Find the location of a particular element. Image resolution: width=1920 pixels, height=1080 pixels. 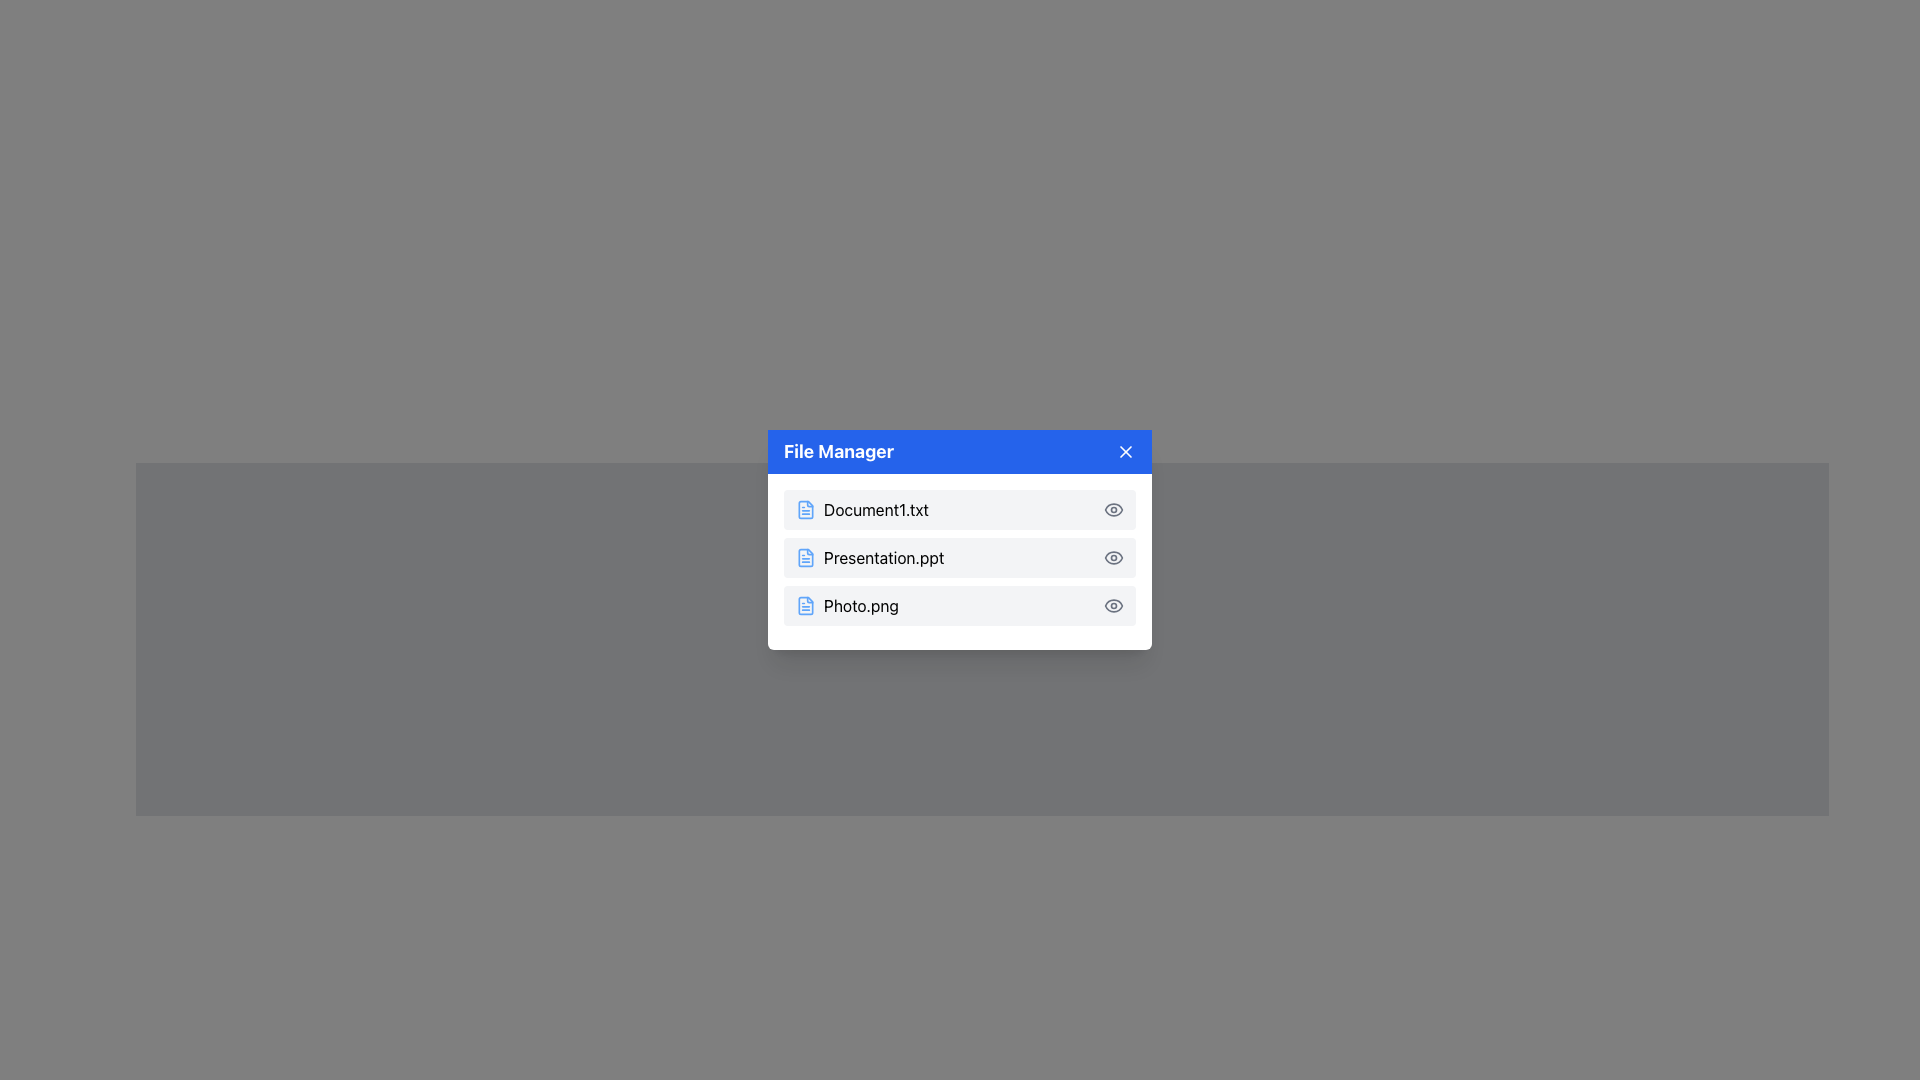

the static text label displaying 'Photo.png' in black font is located at coordinates (861, 604).